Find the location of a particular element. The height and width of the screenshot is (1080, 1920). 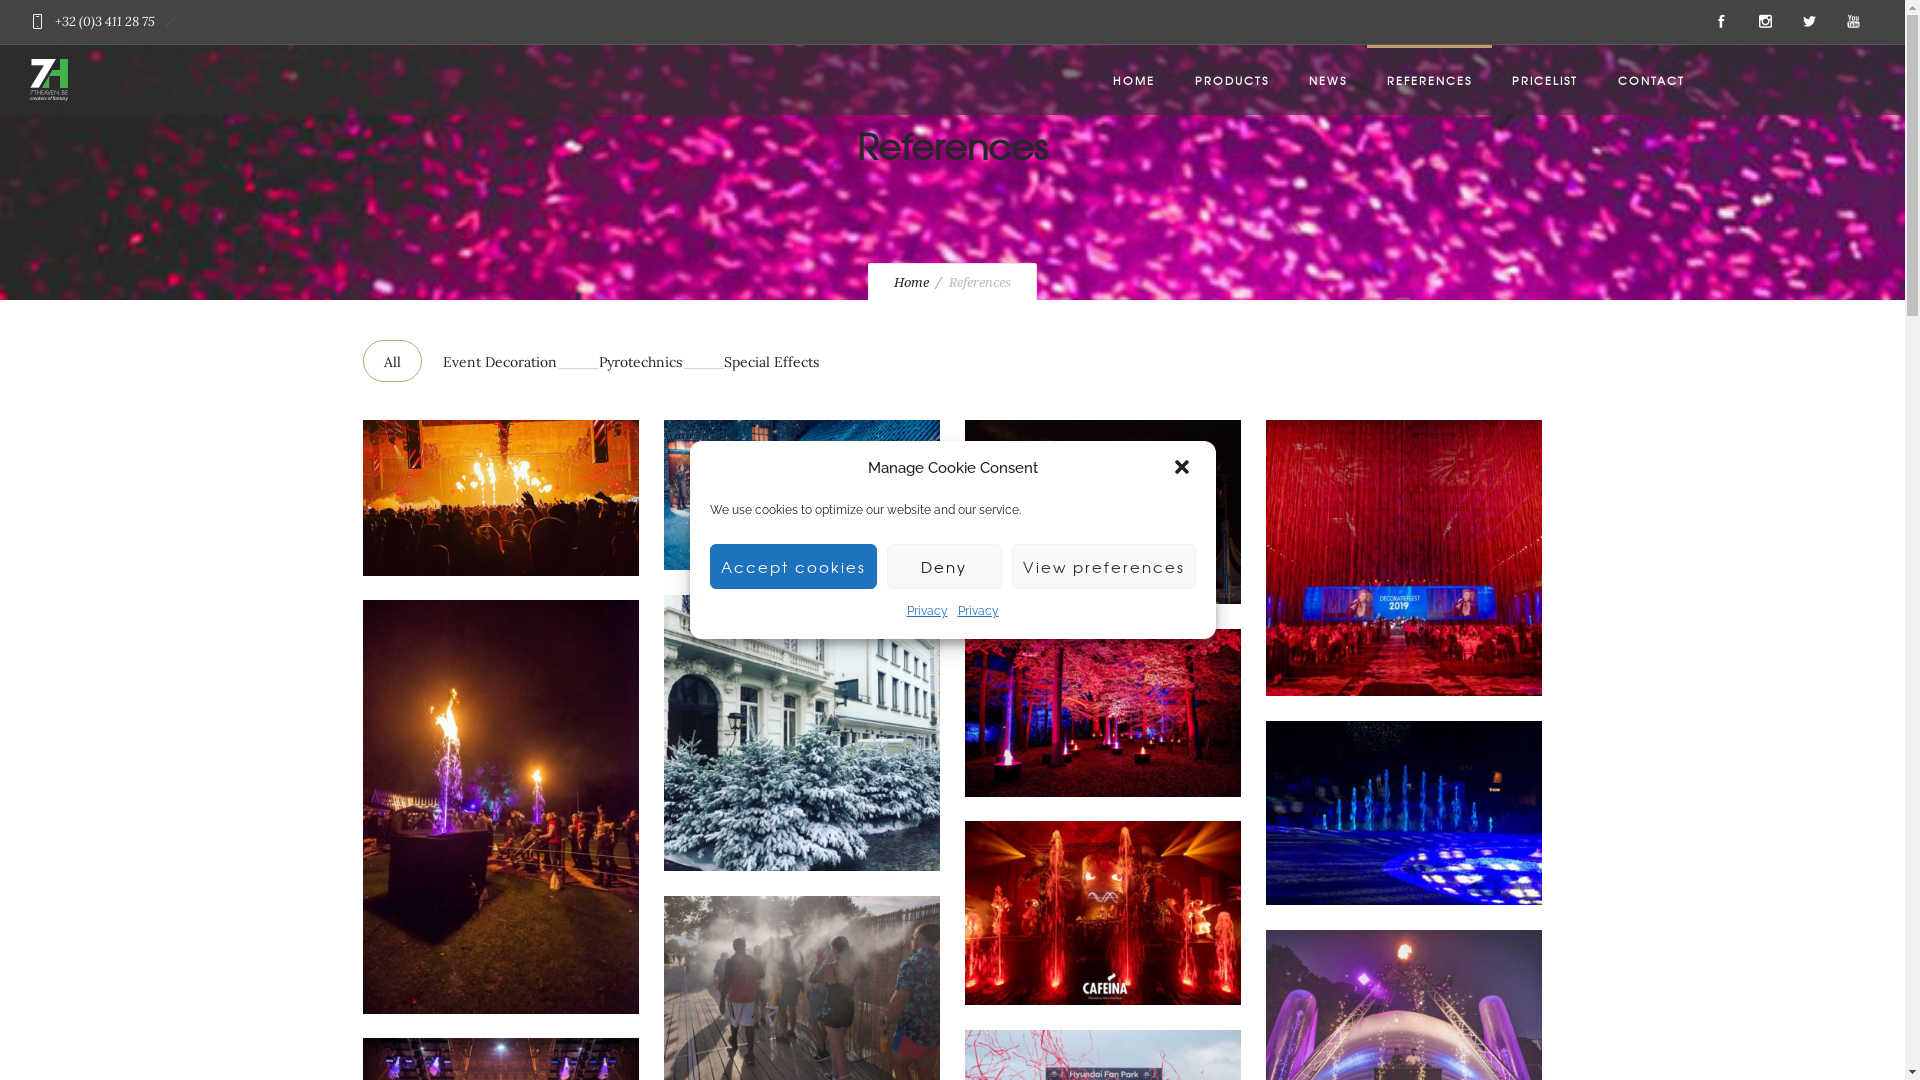

'Twitter' is located at coordinates (1786, 22).